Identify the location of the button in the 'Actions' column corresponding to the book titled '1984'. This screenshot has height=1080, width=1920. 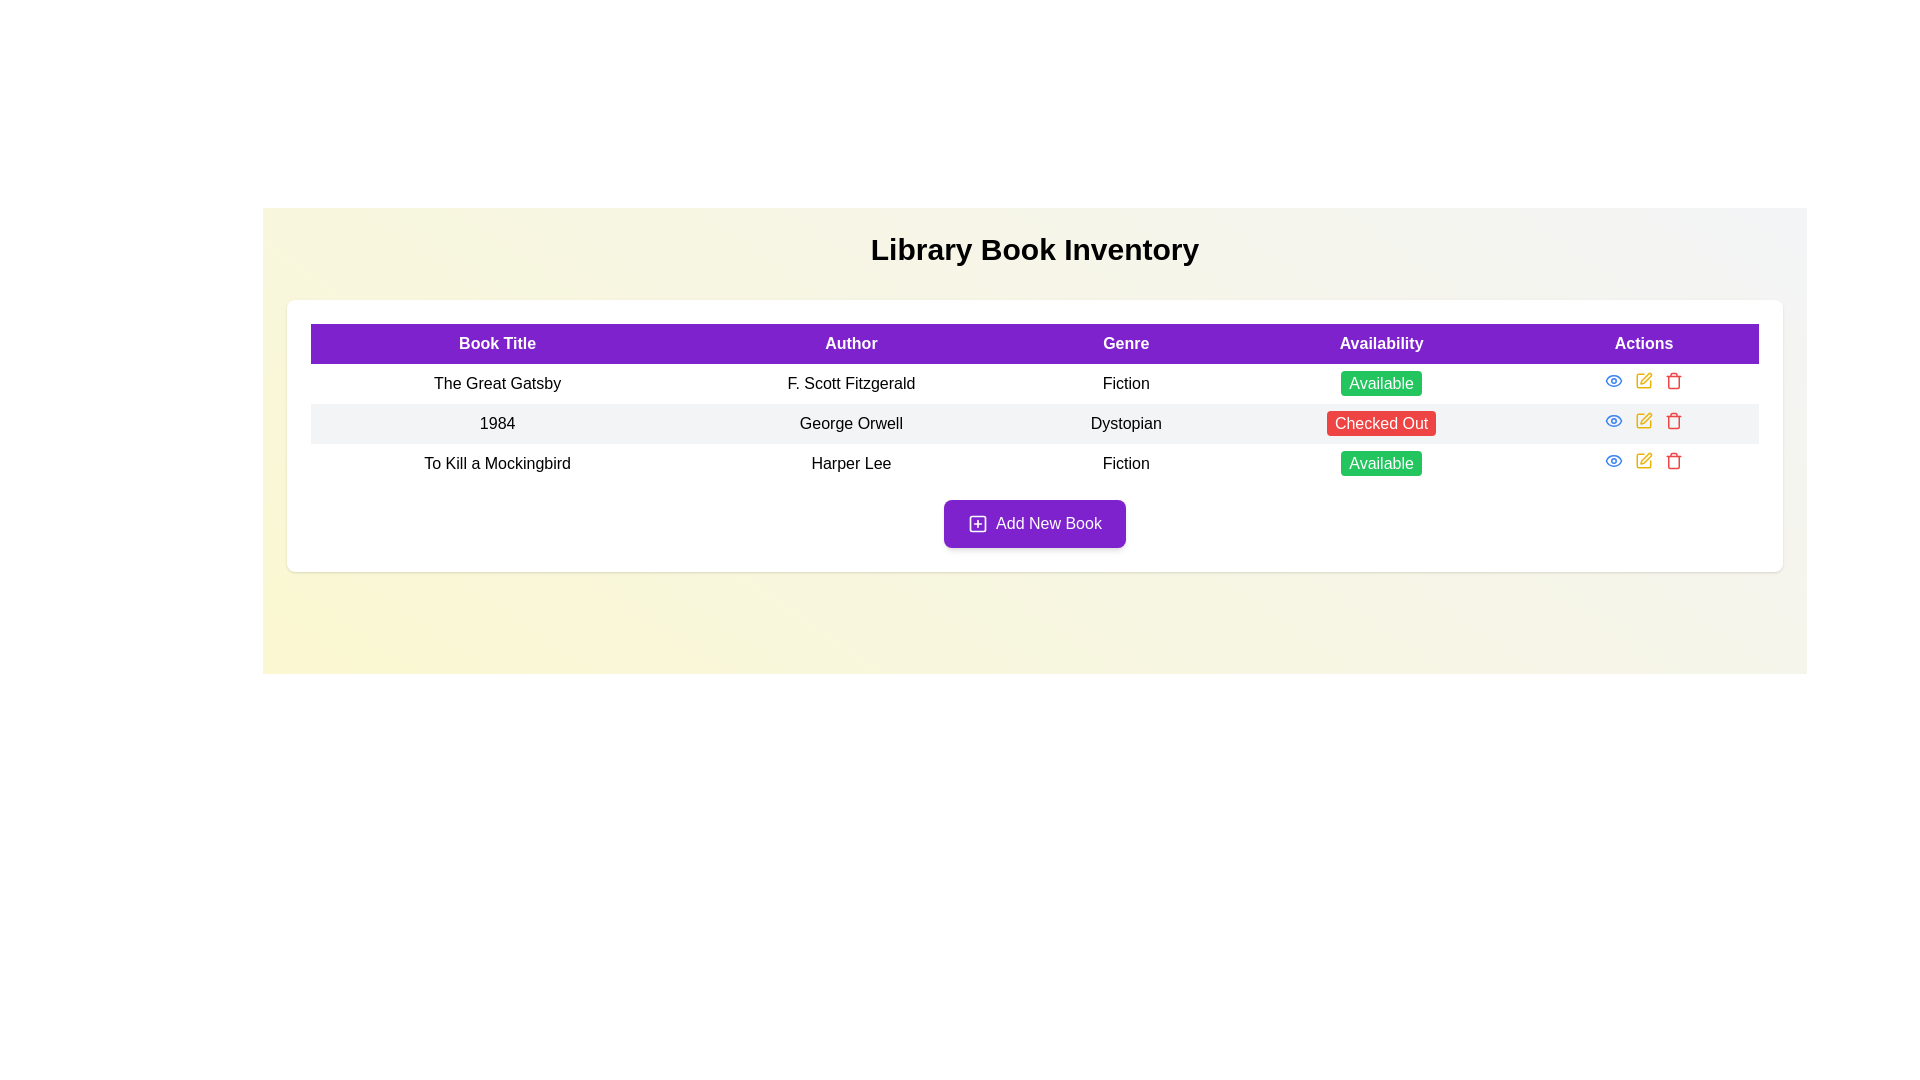
(1613, 381).